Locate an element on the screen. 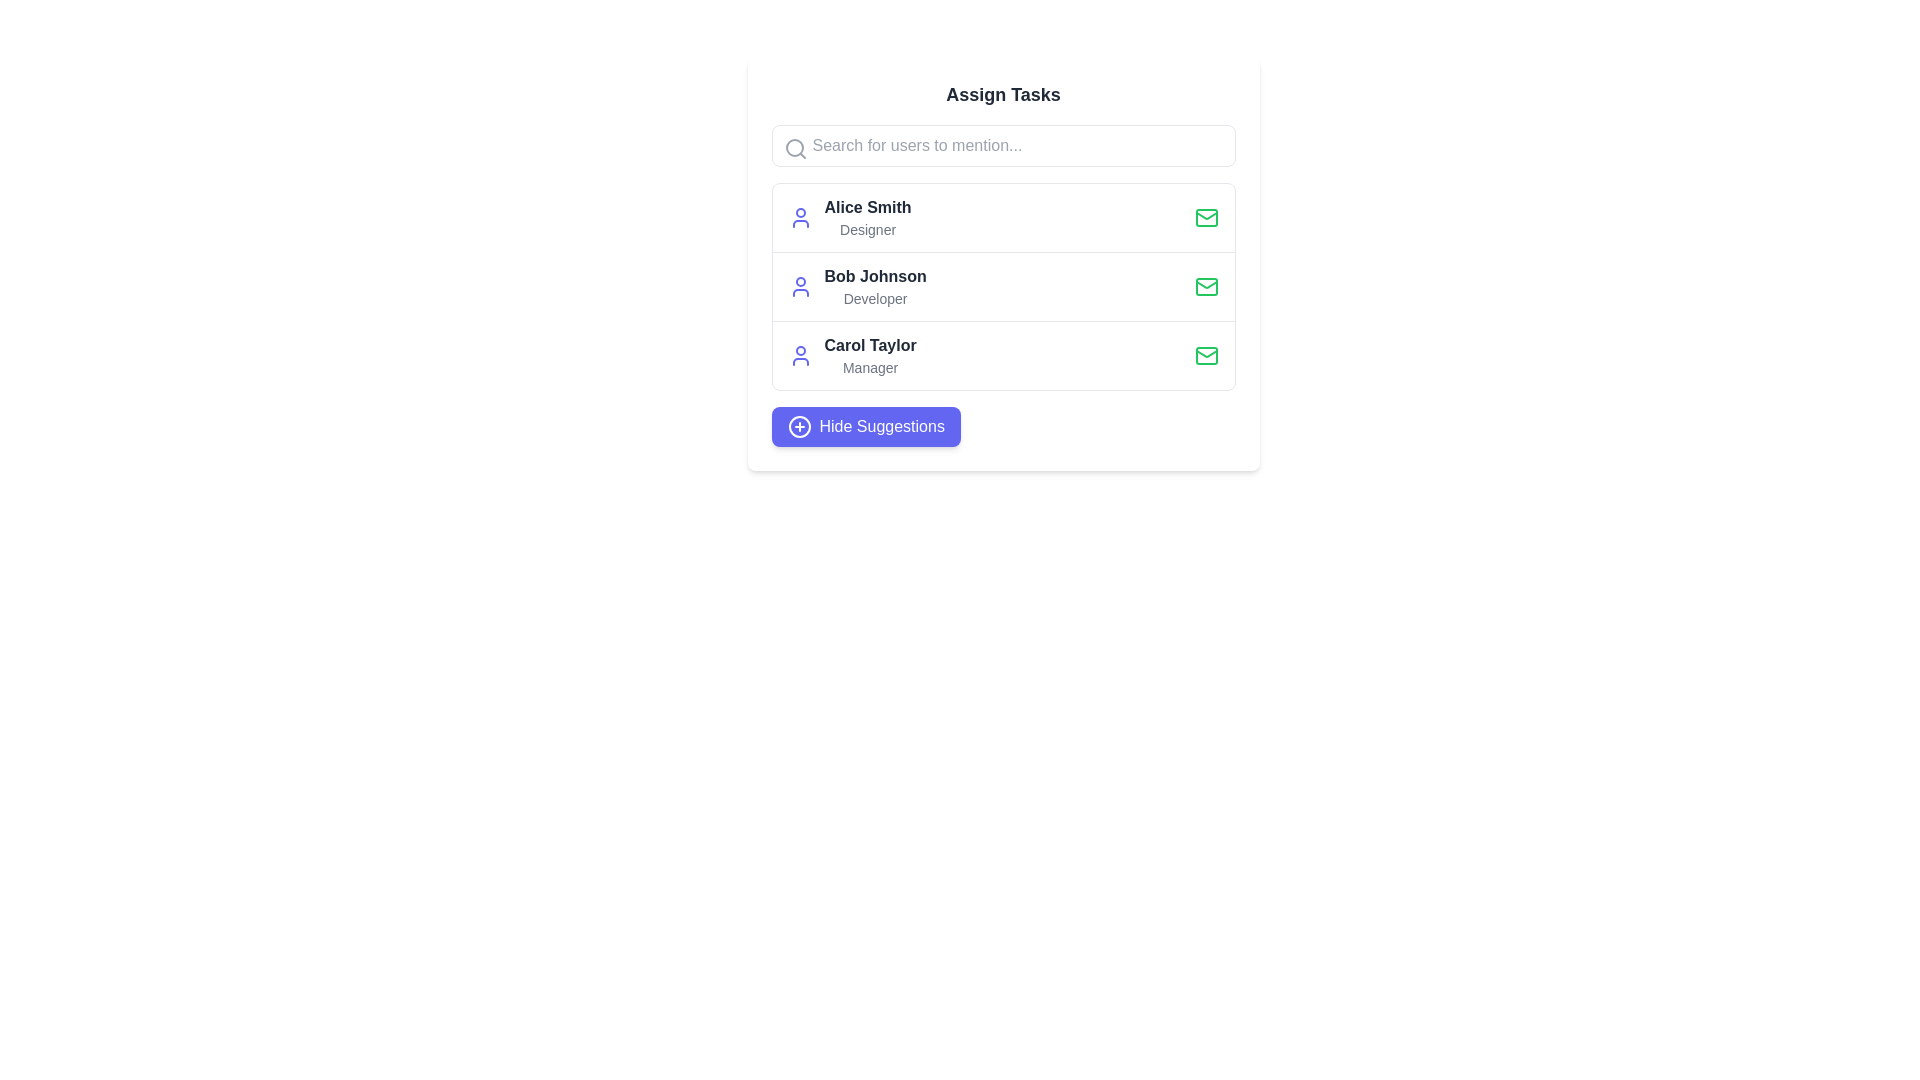 This screenshot has height=1080, width=1920. the static text label displaying 'Bob Johnson' in bold dark gray, located in the second entry of the vertically aligned list in the 'Assign Tasks' panel is located at coordinates (875, 277).